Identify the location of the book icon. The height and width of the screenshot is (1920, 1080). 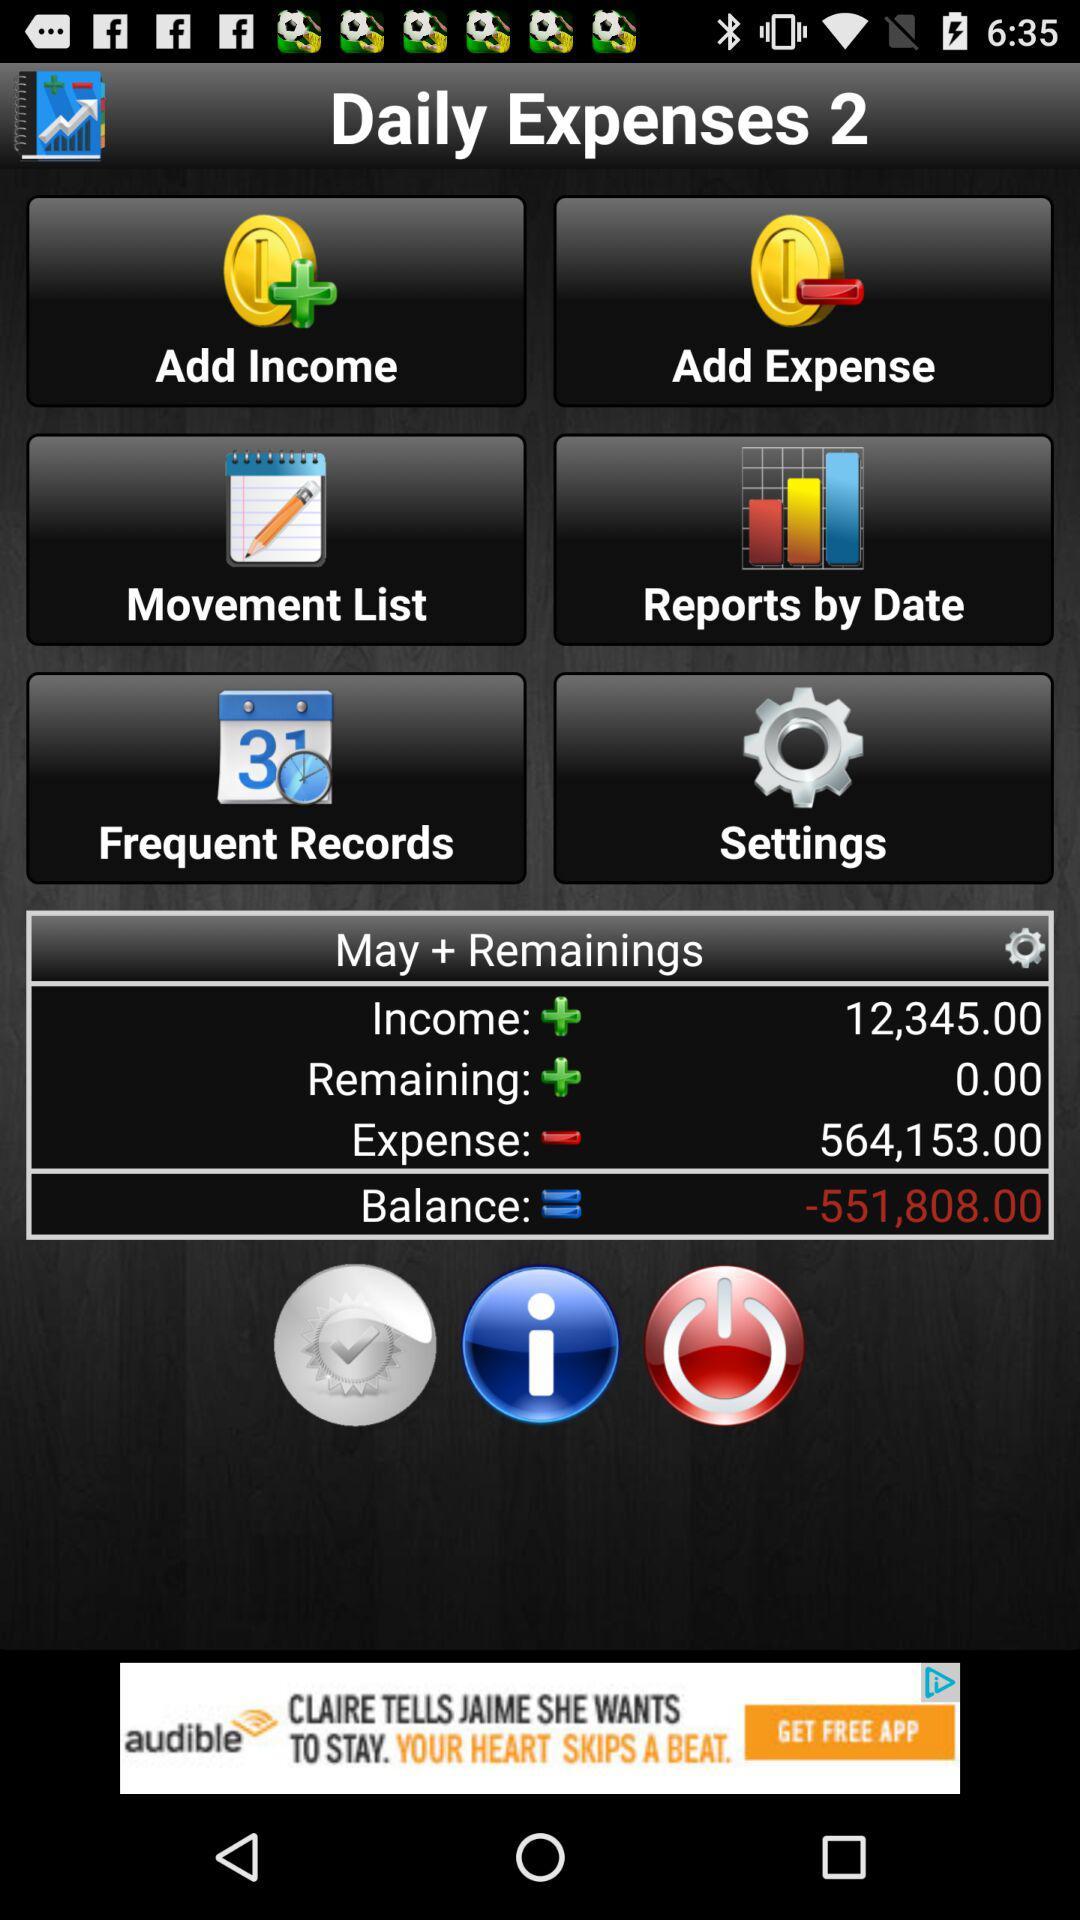
(58, 123).